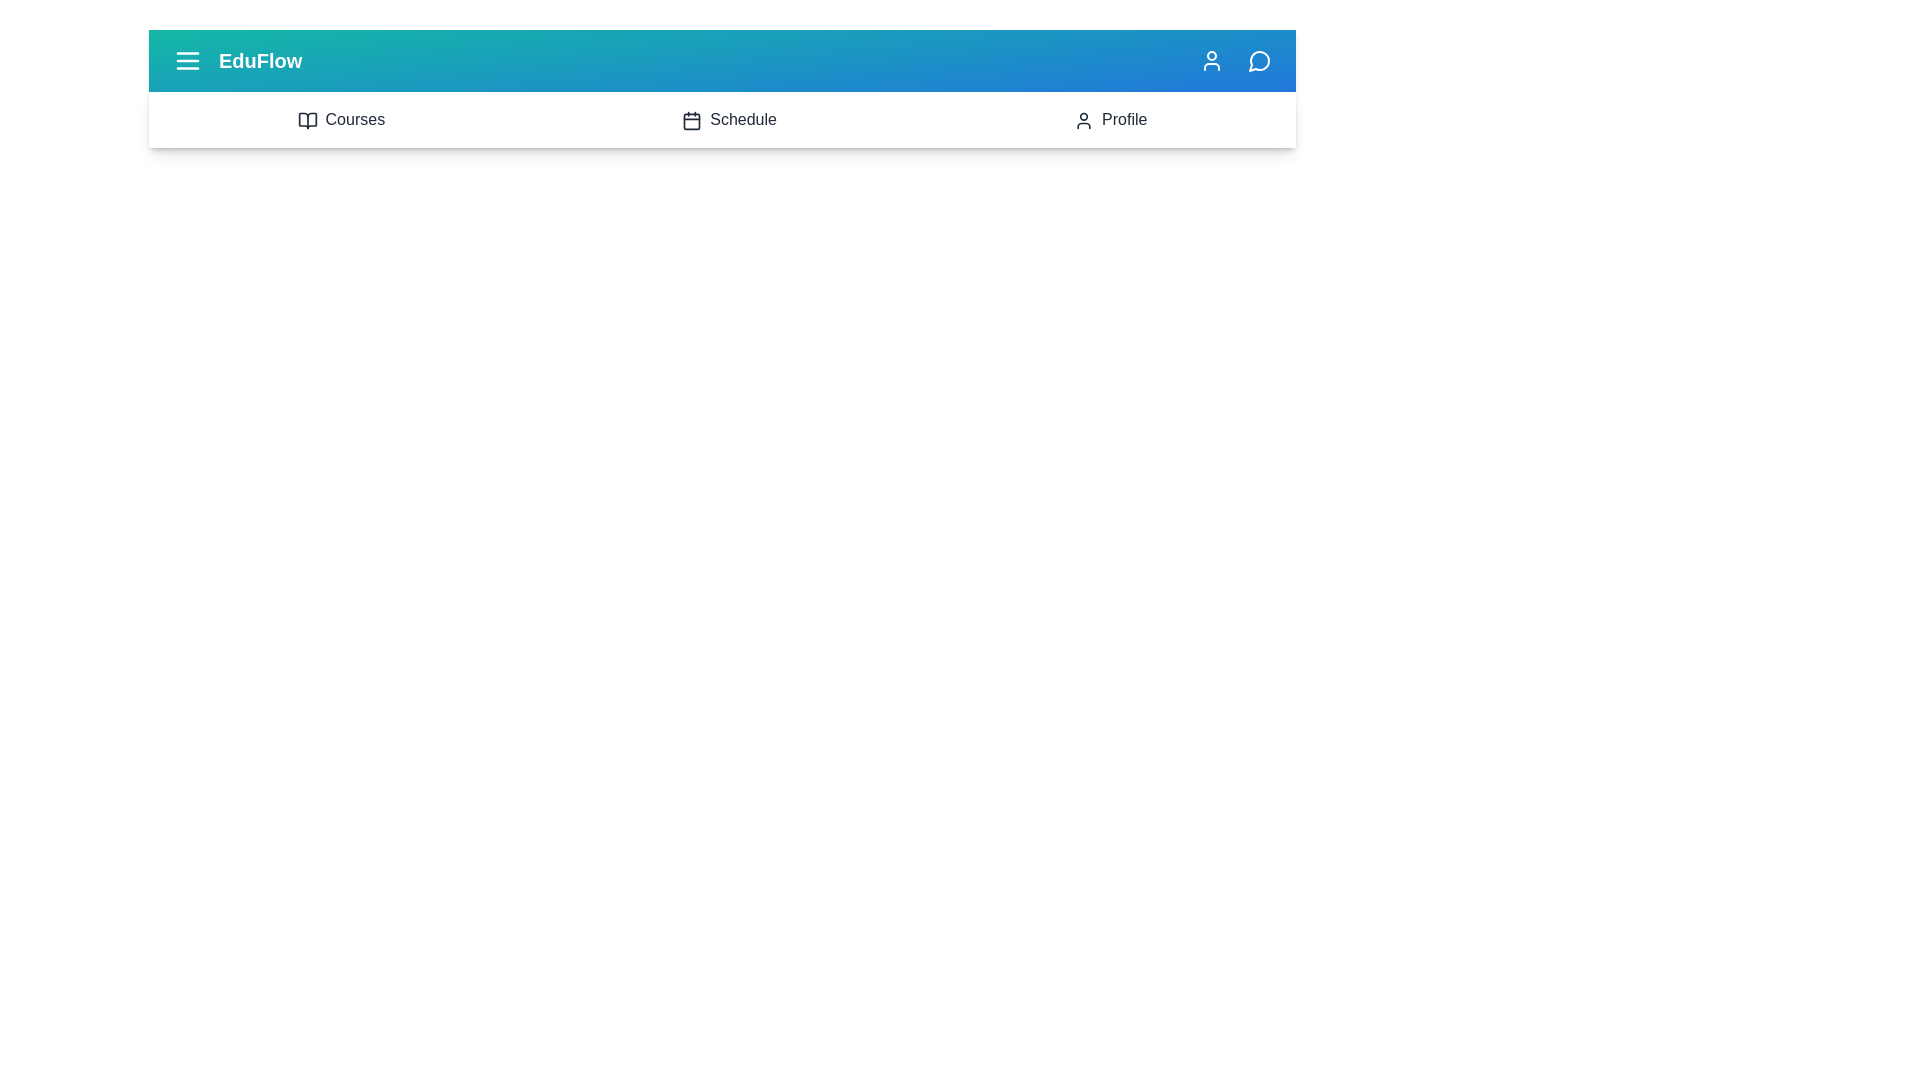 The width and height of the screenshot is (1920, 1080). Describe the element at coordinates (728, 119) in the screenshot. I see `the 'Schedule' menu item to navigate to the 'Schedule' section` at that location.